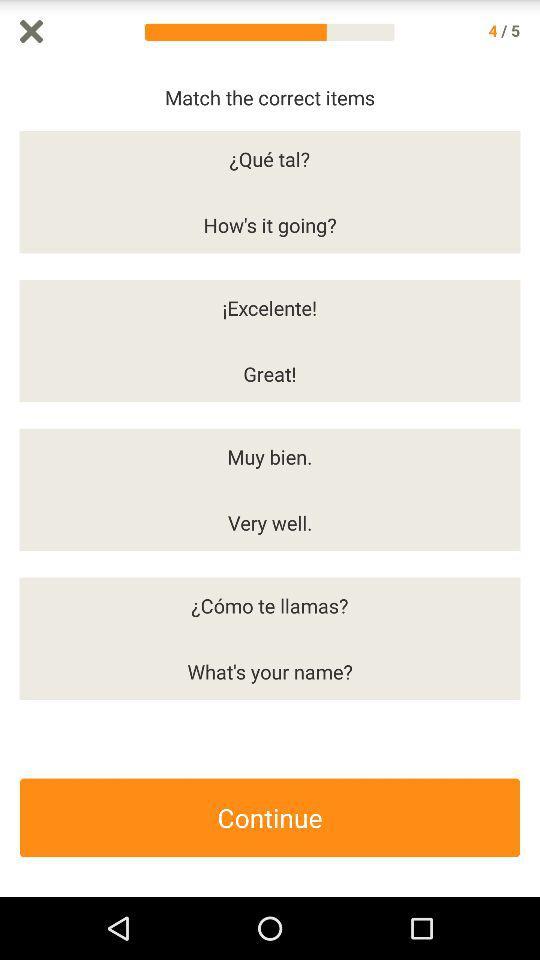  What do you see at coordinates (30, 30) in the screenshot?
I see `it` at bounding box center [30, 30].